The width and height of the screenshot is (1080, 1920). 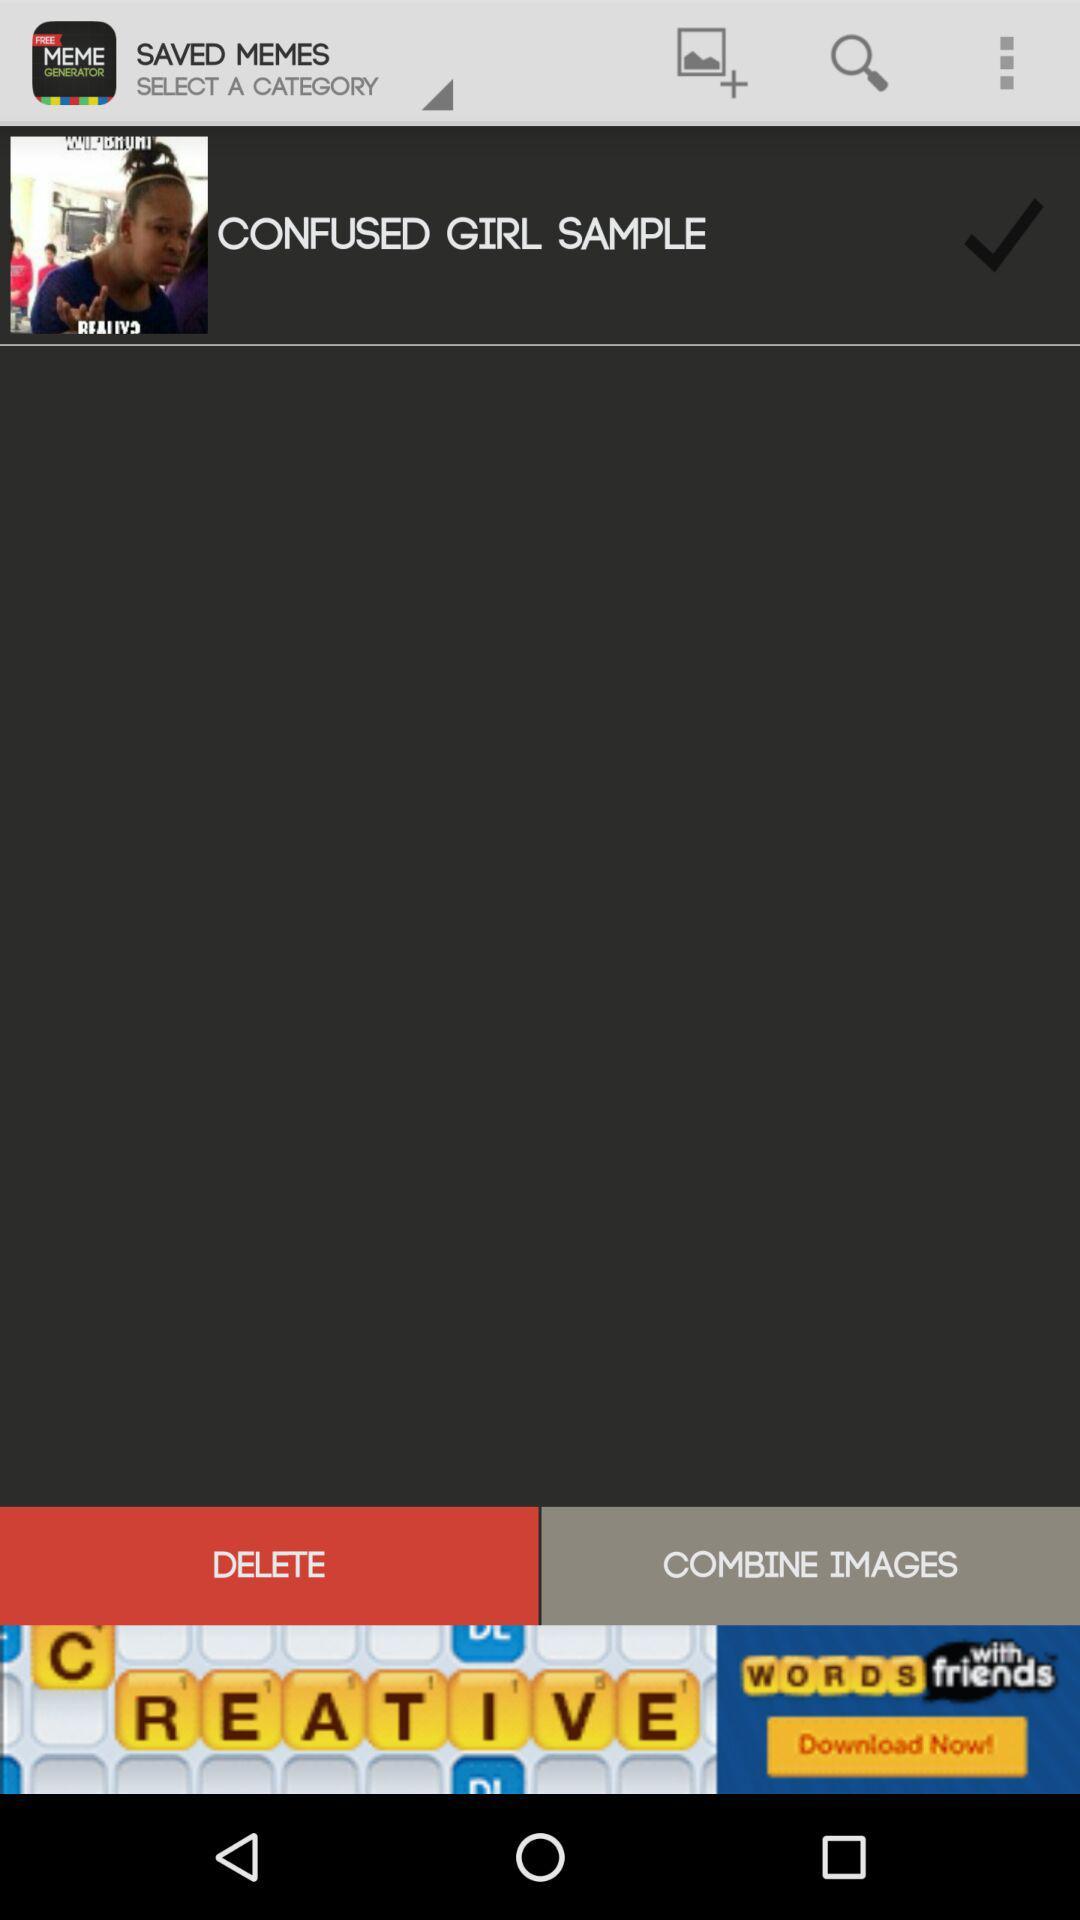 What do you see at coordinates (1003, 235) in the screenshot?
I see `ok` at bounding box center [1003, 235].